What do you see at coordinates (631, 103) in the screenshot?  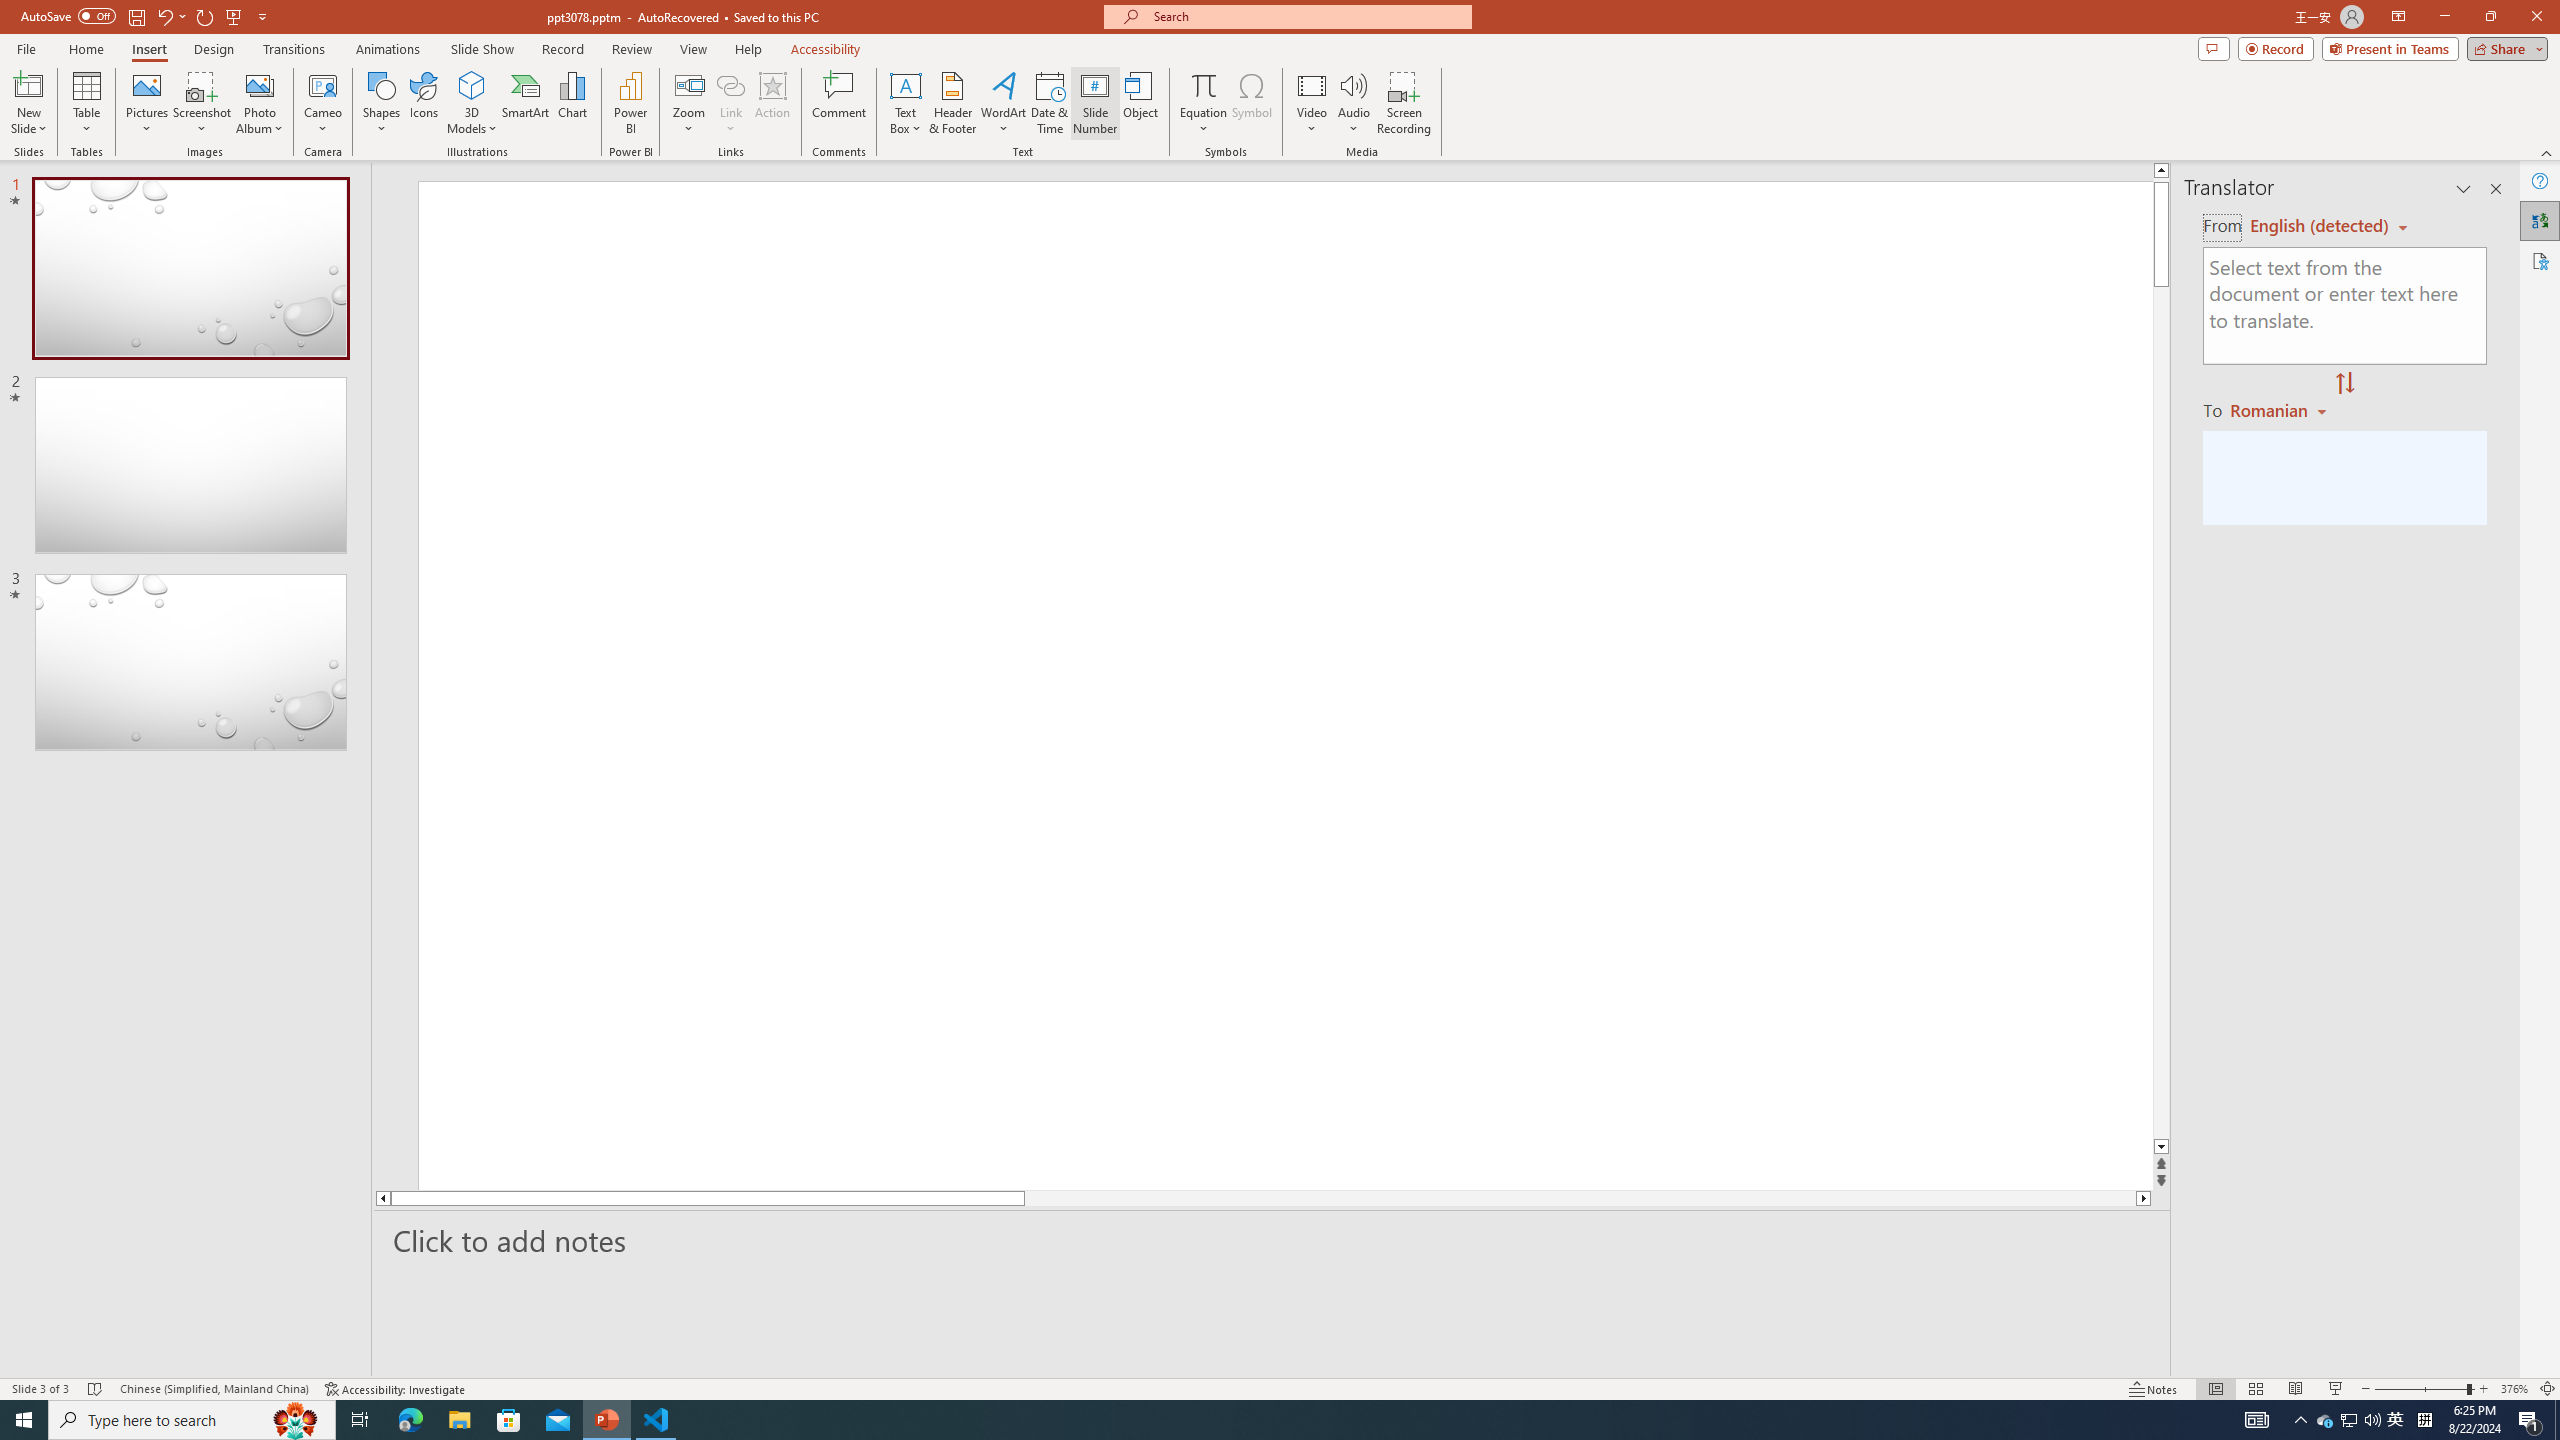 I see `'Power BI'` at bounding box center [631, 103].